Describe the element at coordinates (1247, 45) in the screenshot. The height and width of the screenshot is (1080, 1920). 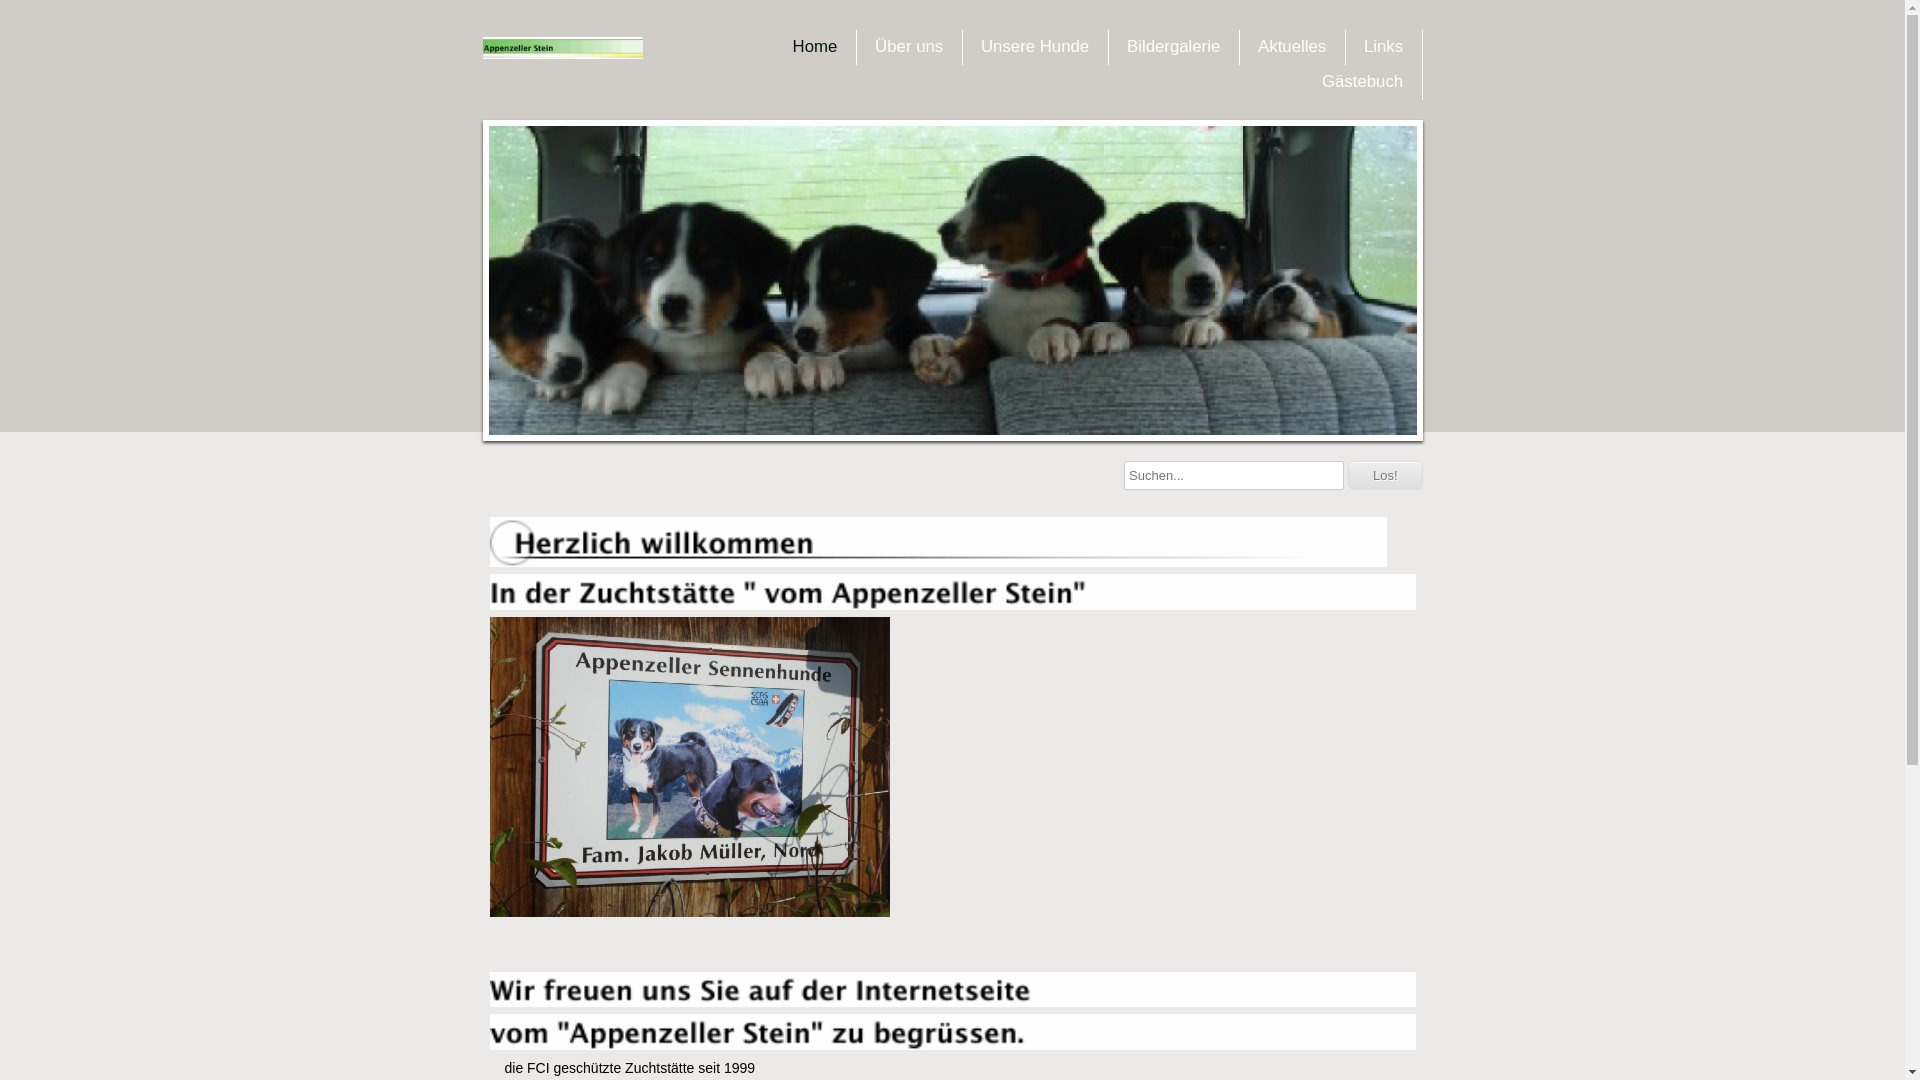
I see `'Aktuelles'` at that location.